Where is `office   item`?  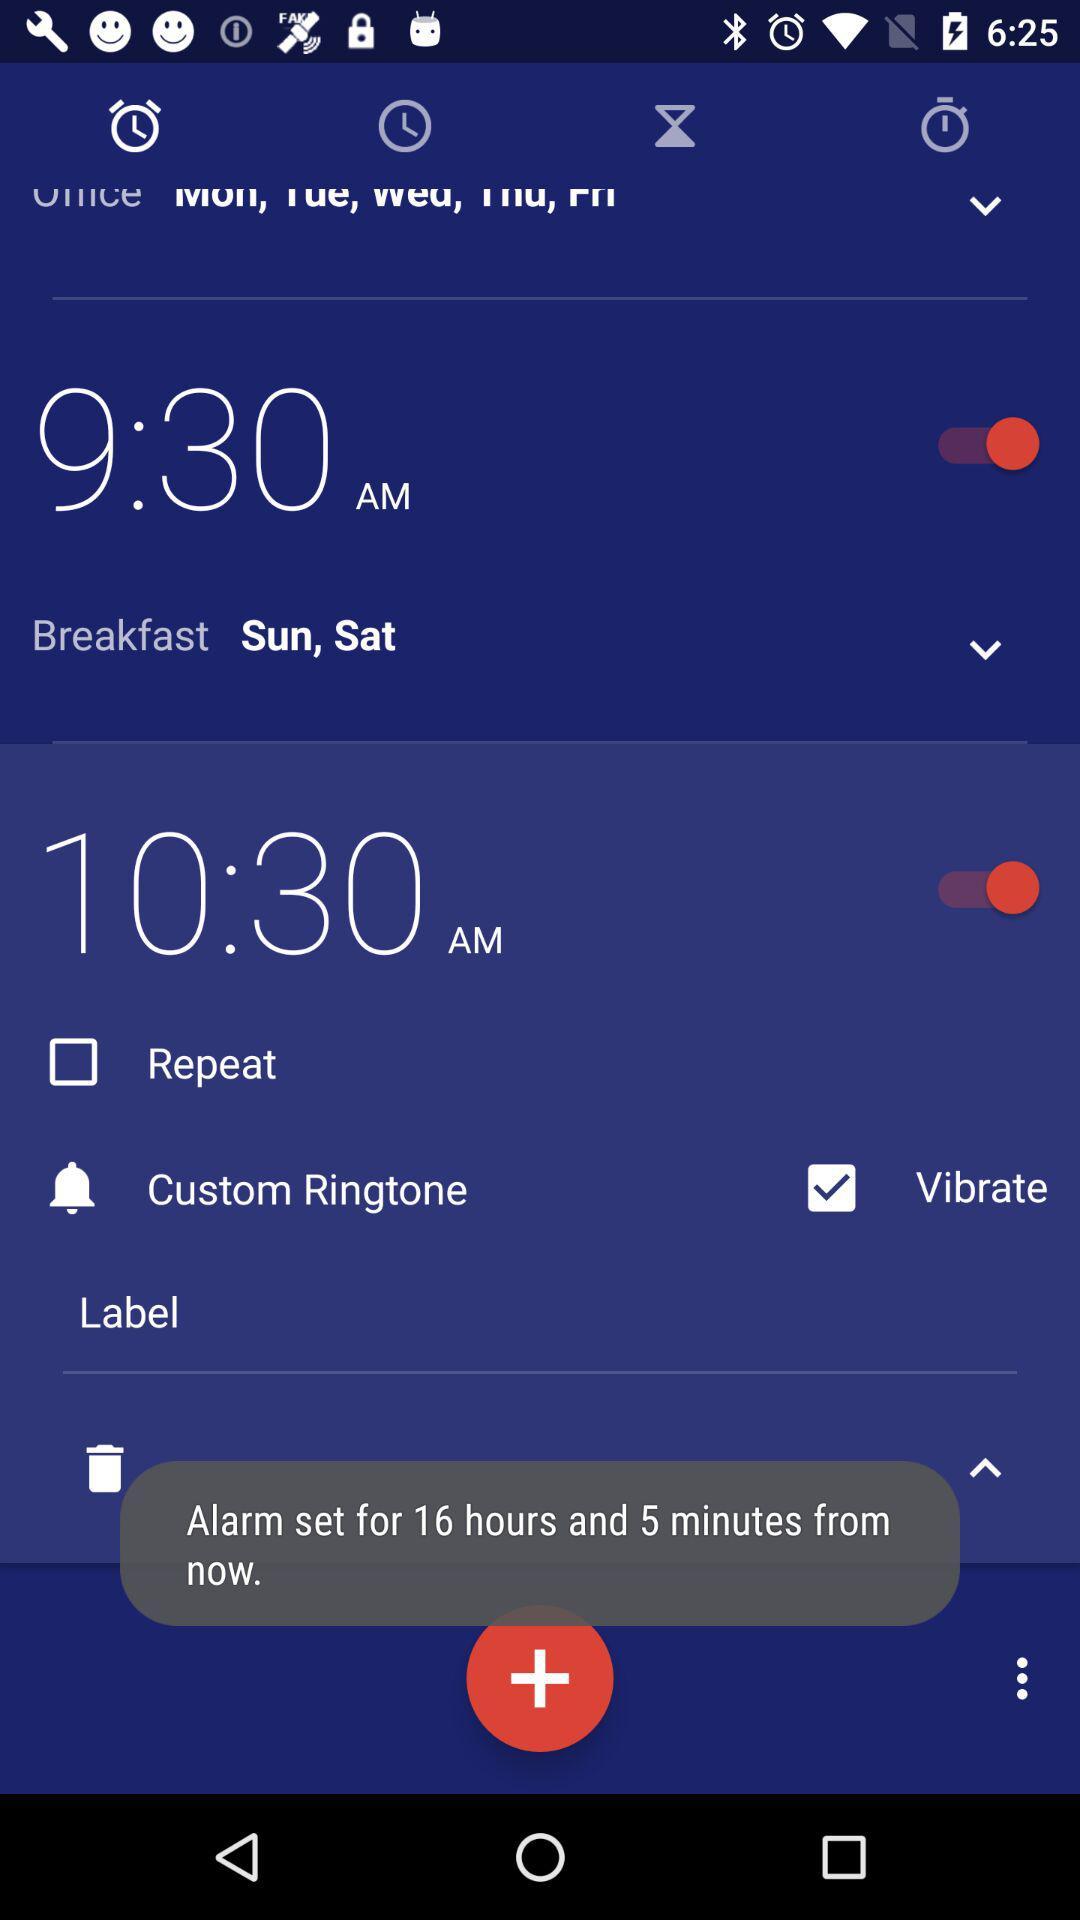 office   item is located at coordinates (102, 203).